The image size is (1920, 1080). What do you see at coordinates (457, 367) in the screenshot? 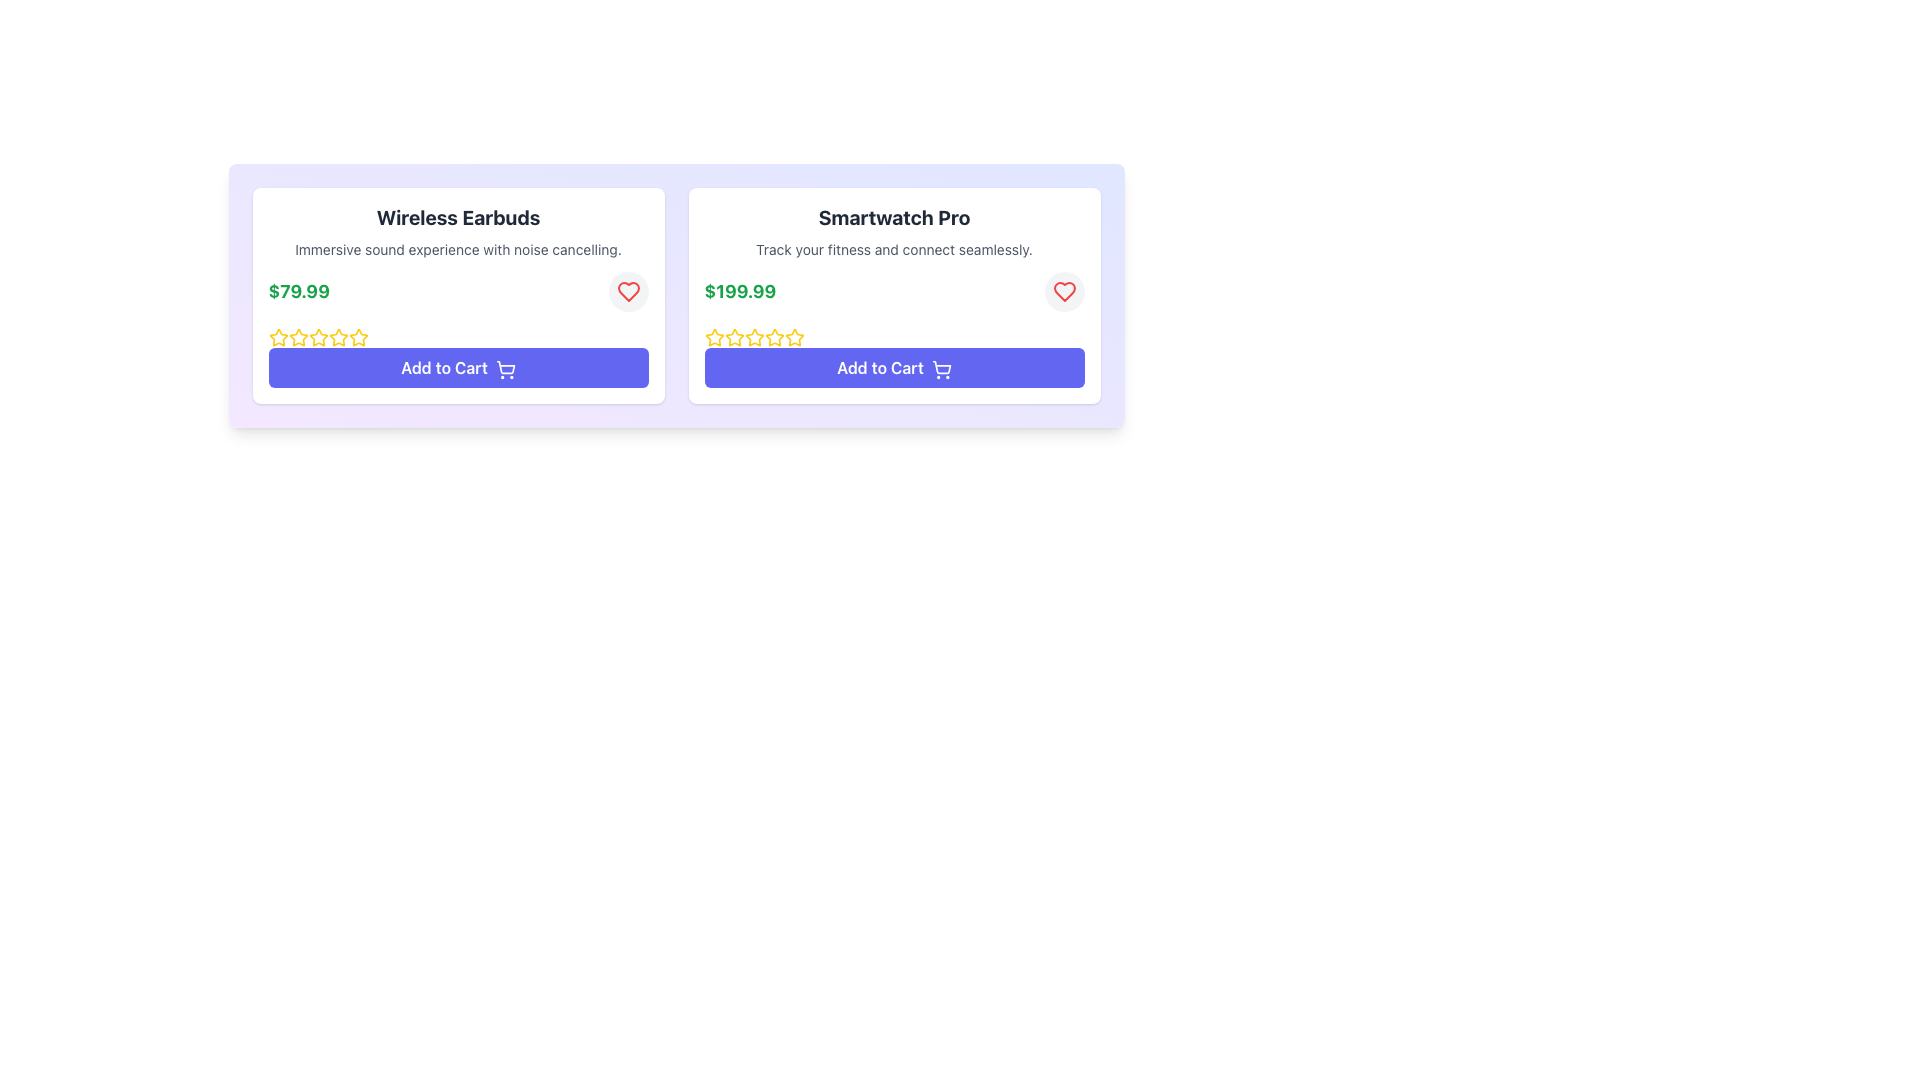
I see `the button to add 'Wireless Earbuds'` at bounding box center [457, 367].